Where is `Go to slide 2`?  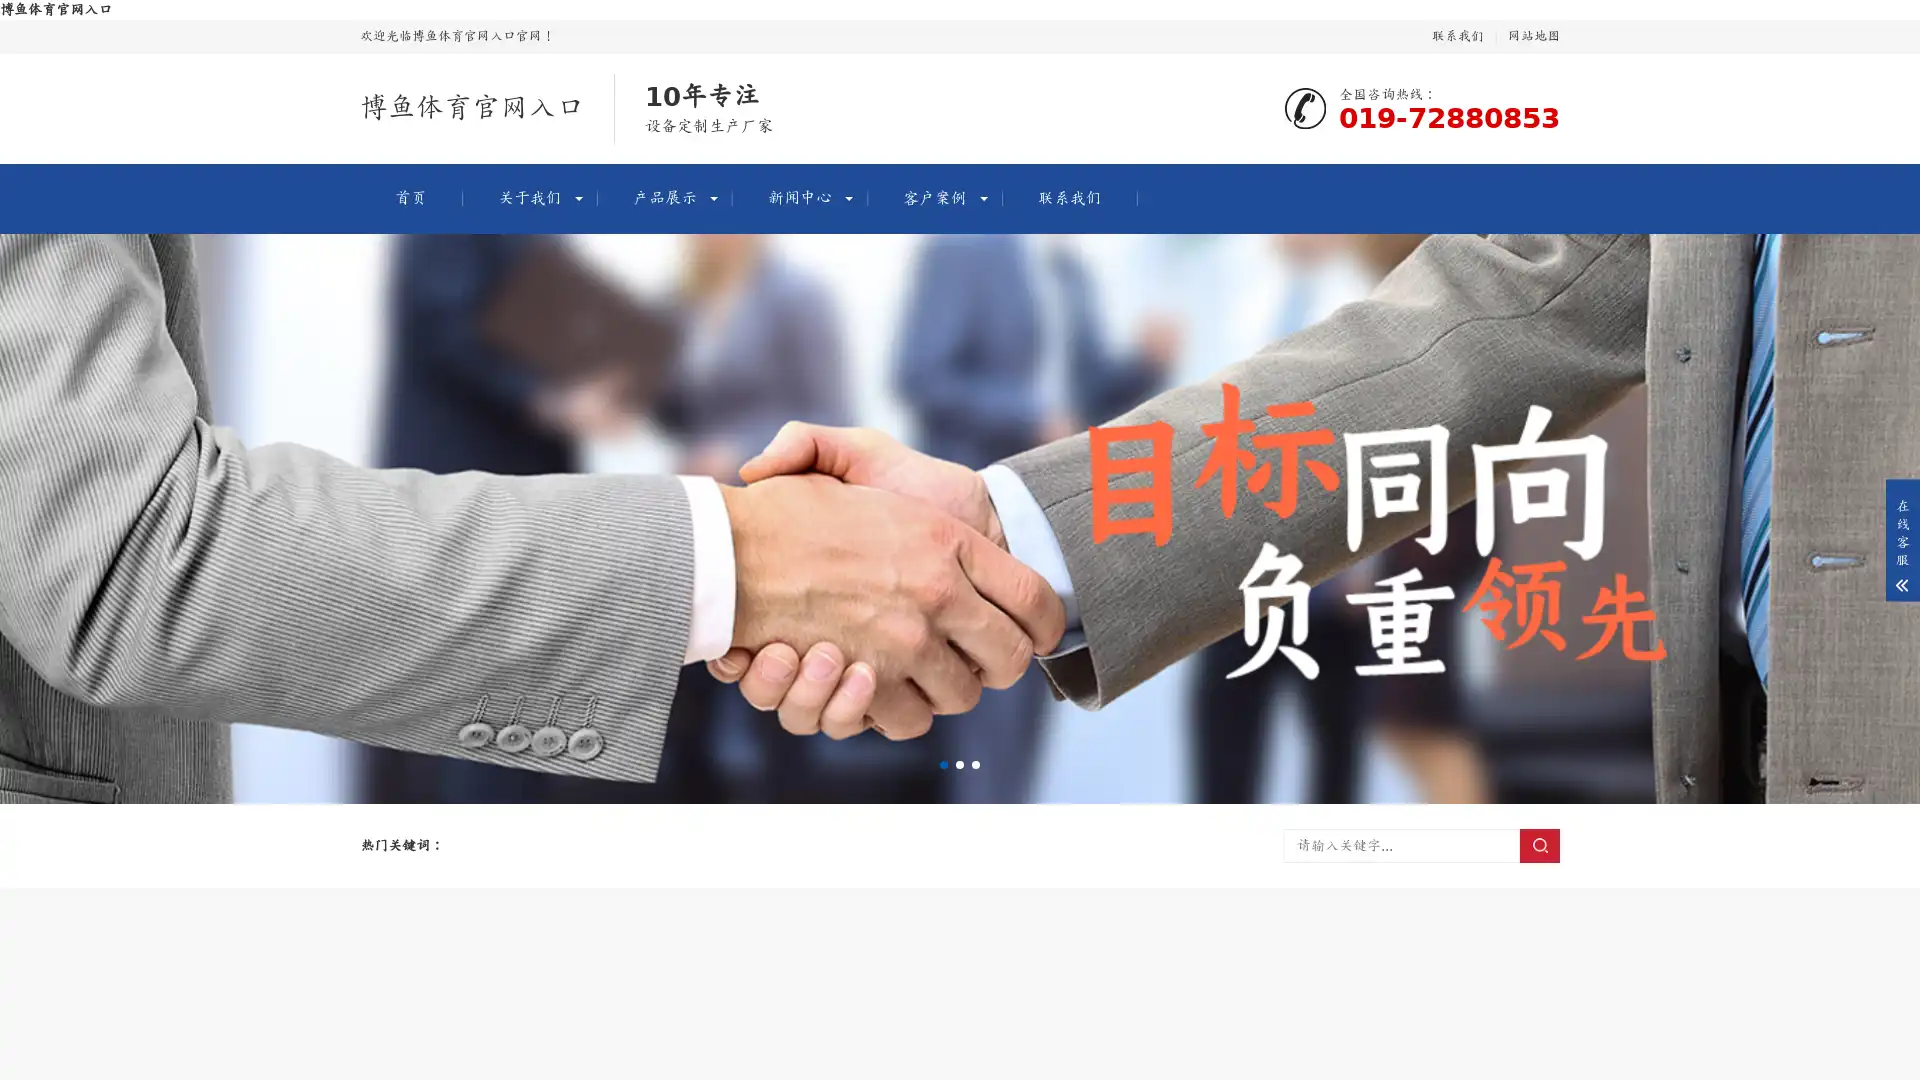
Go to slide 2 is located at coordinates (960, 764).